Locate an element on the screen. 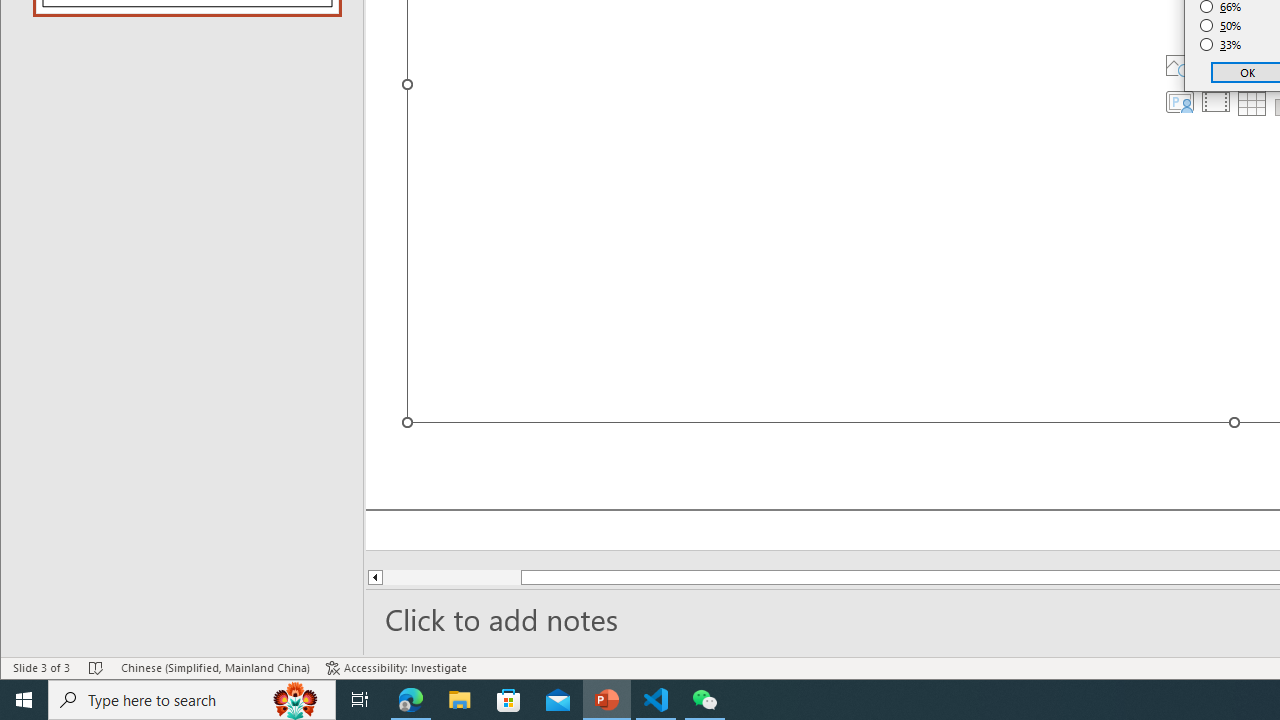 The height and width of the screenshot is (720, 1280). '50%' is located at coordinates (1220, 25).